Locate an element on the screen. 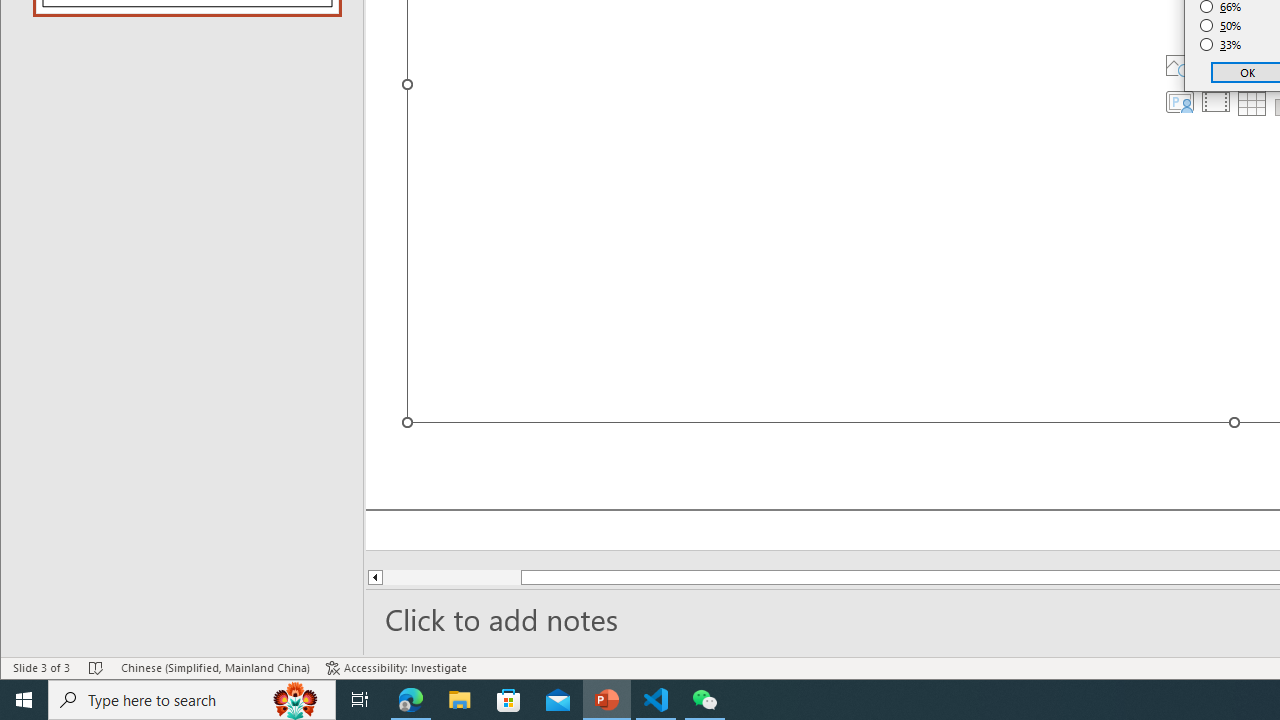 The height and width of the screenshot is (720, 1280). '50%' is located at coordinates (1220, 25).